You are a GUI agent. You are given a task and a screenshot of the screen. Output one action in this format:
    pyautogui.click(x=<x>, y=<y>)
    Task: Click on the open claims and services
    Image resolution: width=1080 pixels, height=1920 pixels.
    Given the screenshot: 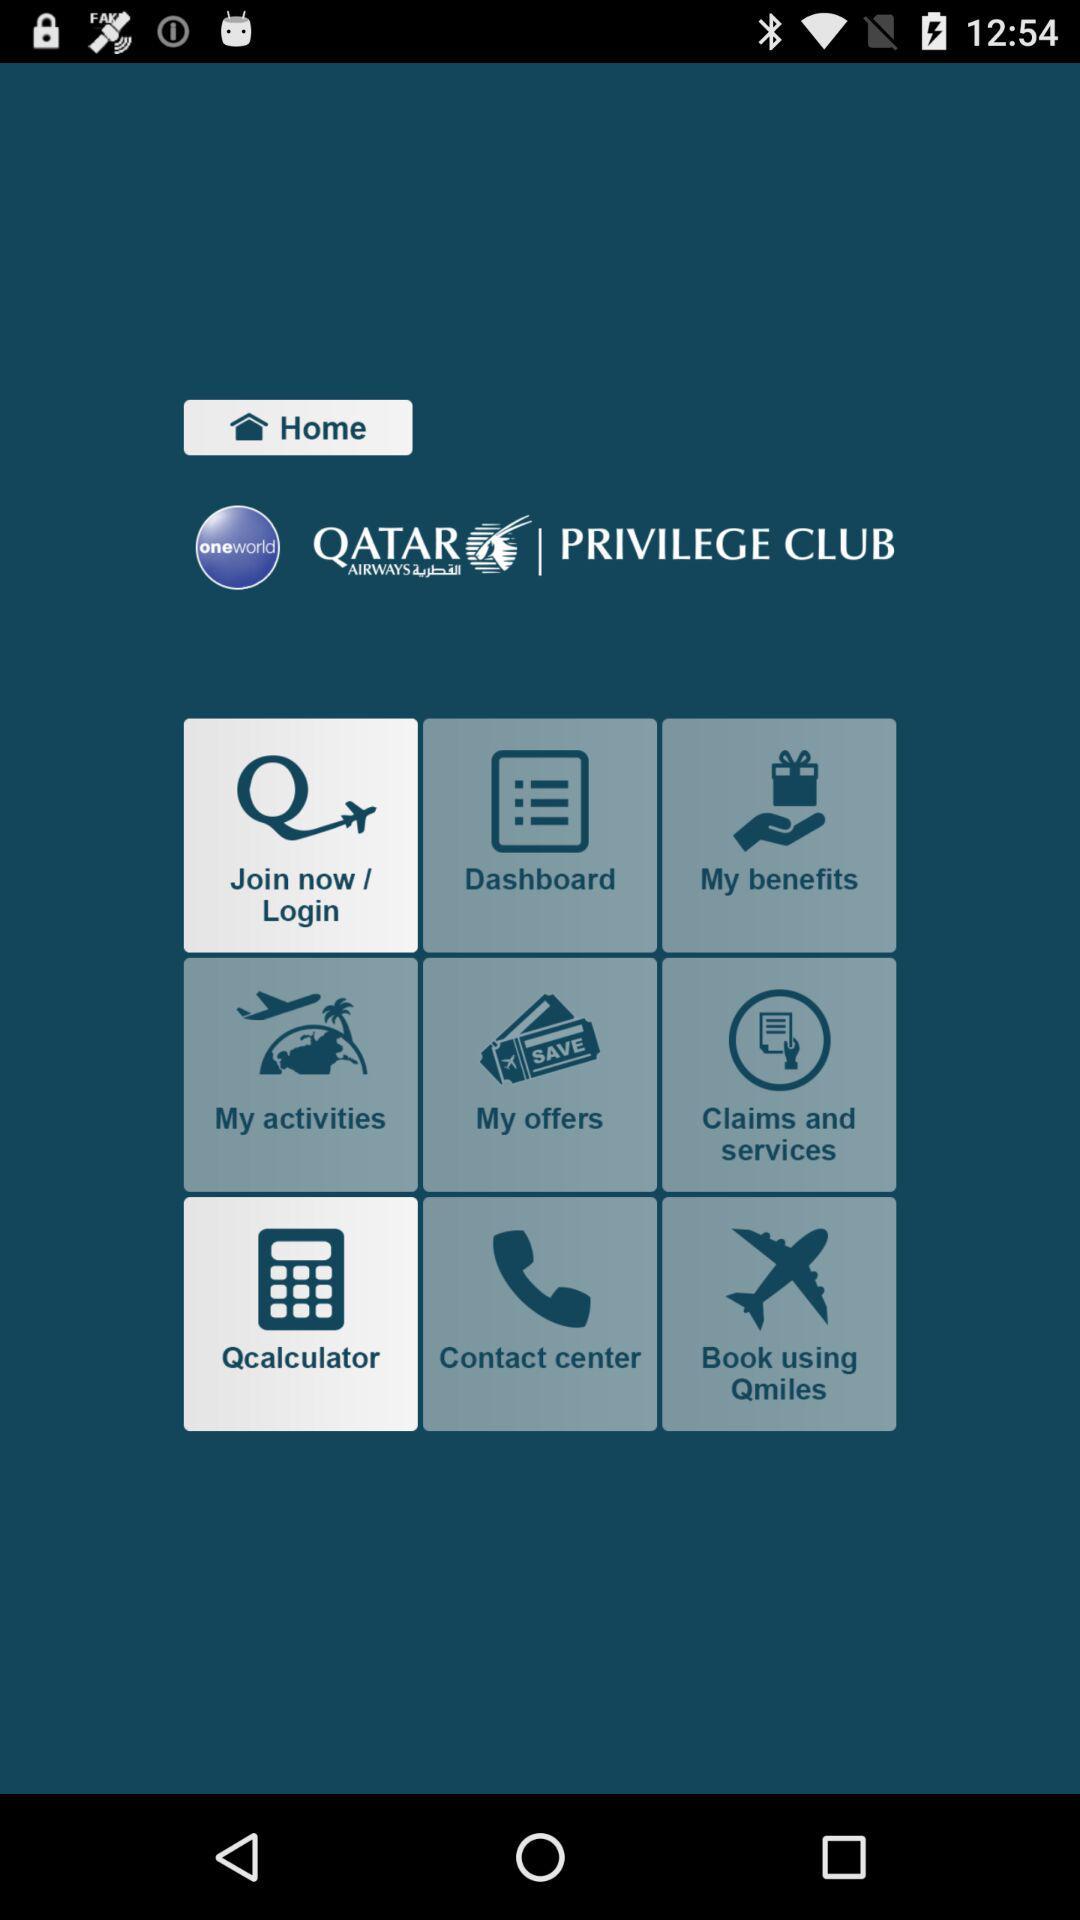 What is the action you would take?
    pyautogui.click(x=778, y=1073)
    